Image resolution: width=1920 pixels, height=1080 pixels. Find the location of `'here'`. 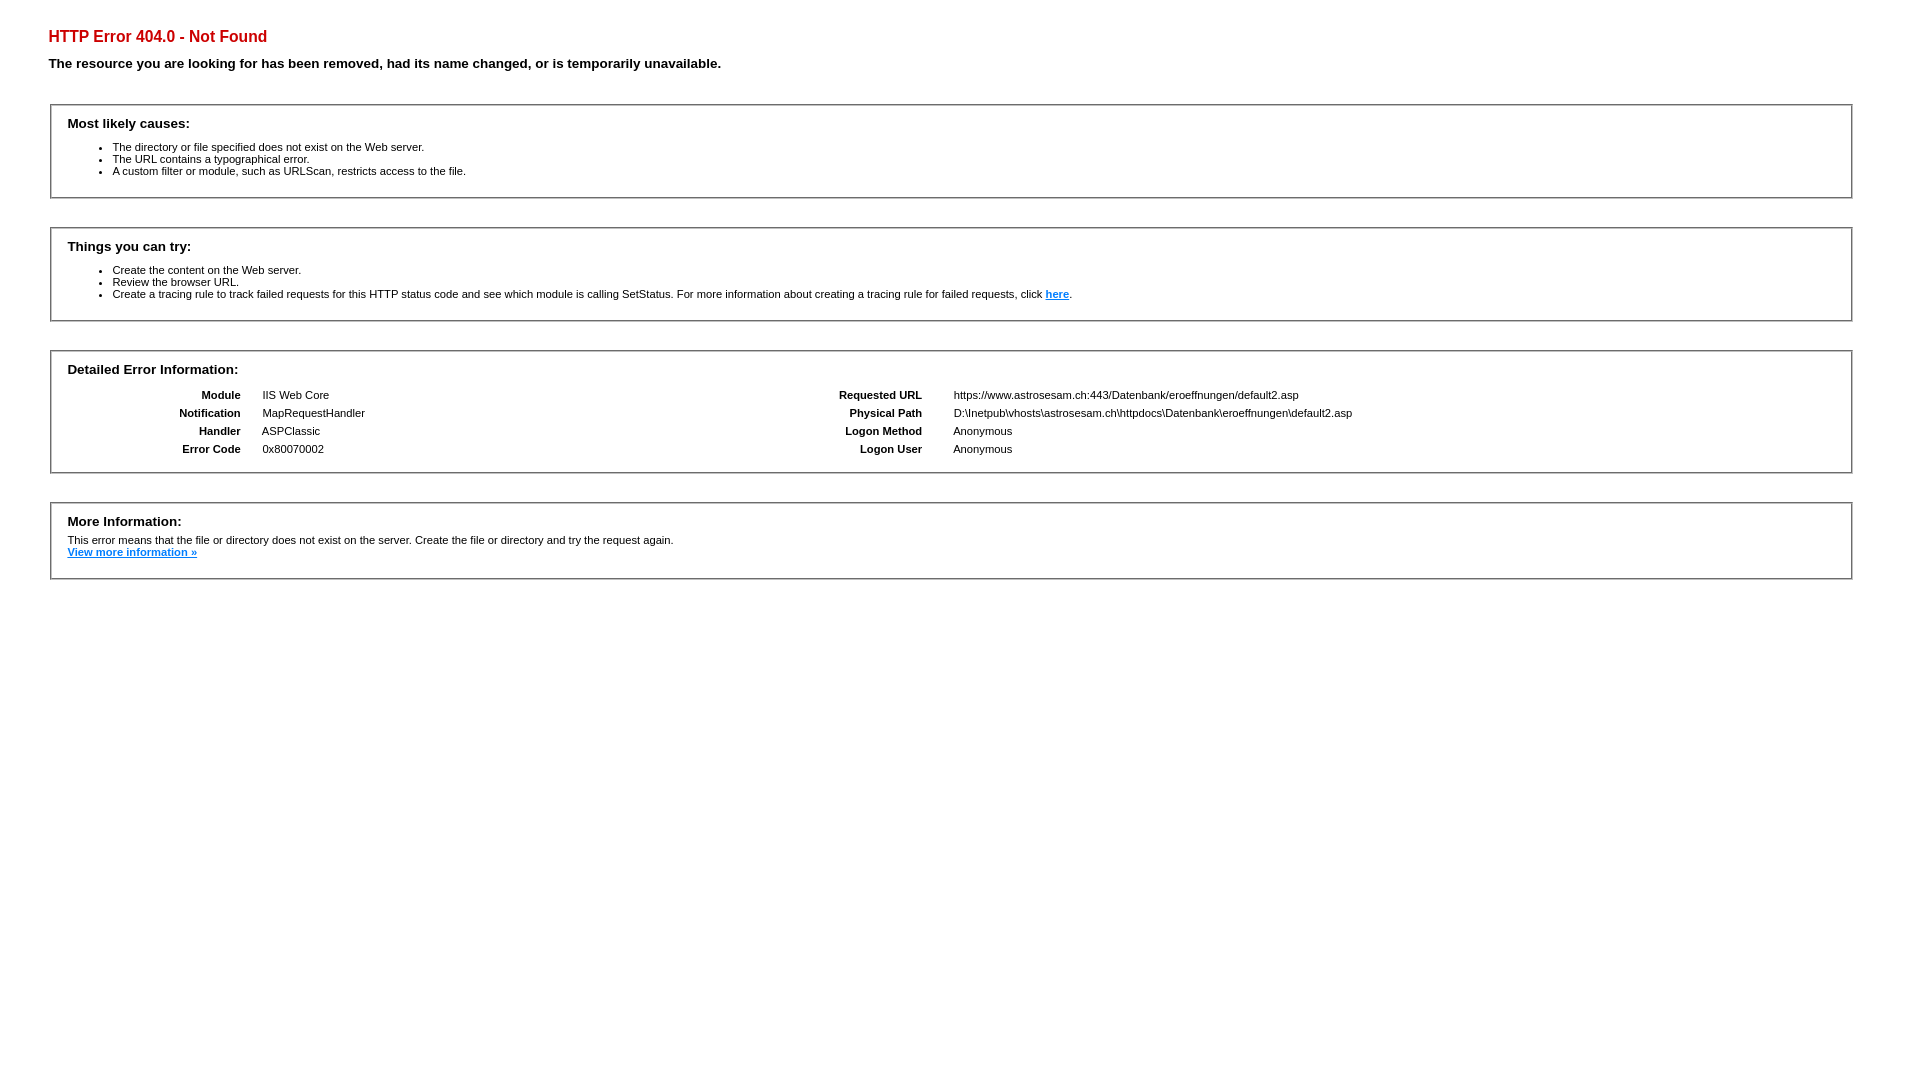

'here' is located at coordinates (1056, 293).